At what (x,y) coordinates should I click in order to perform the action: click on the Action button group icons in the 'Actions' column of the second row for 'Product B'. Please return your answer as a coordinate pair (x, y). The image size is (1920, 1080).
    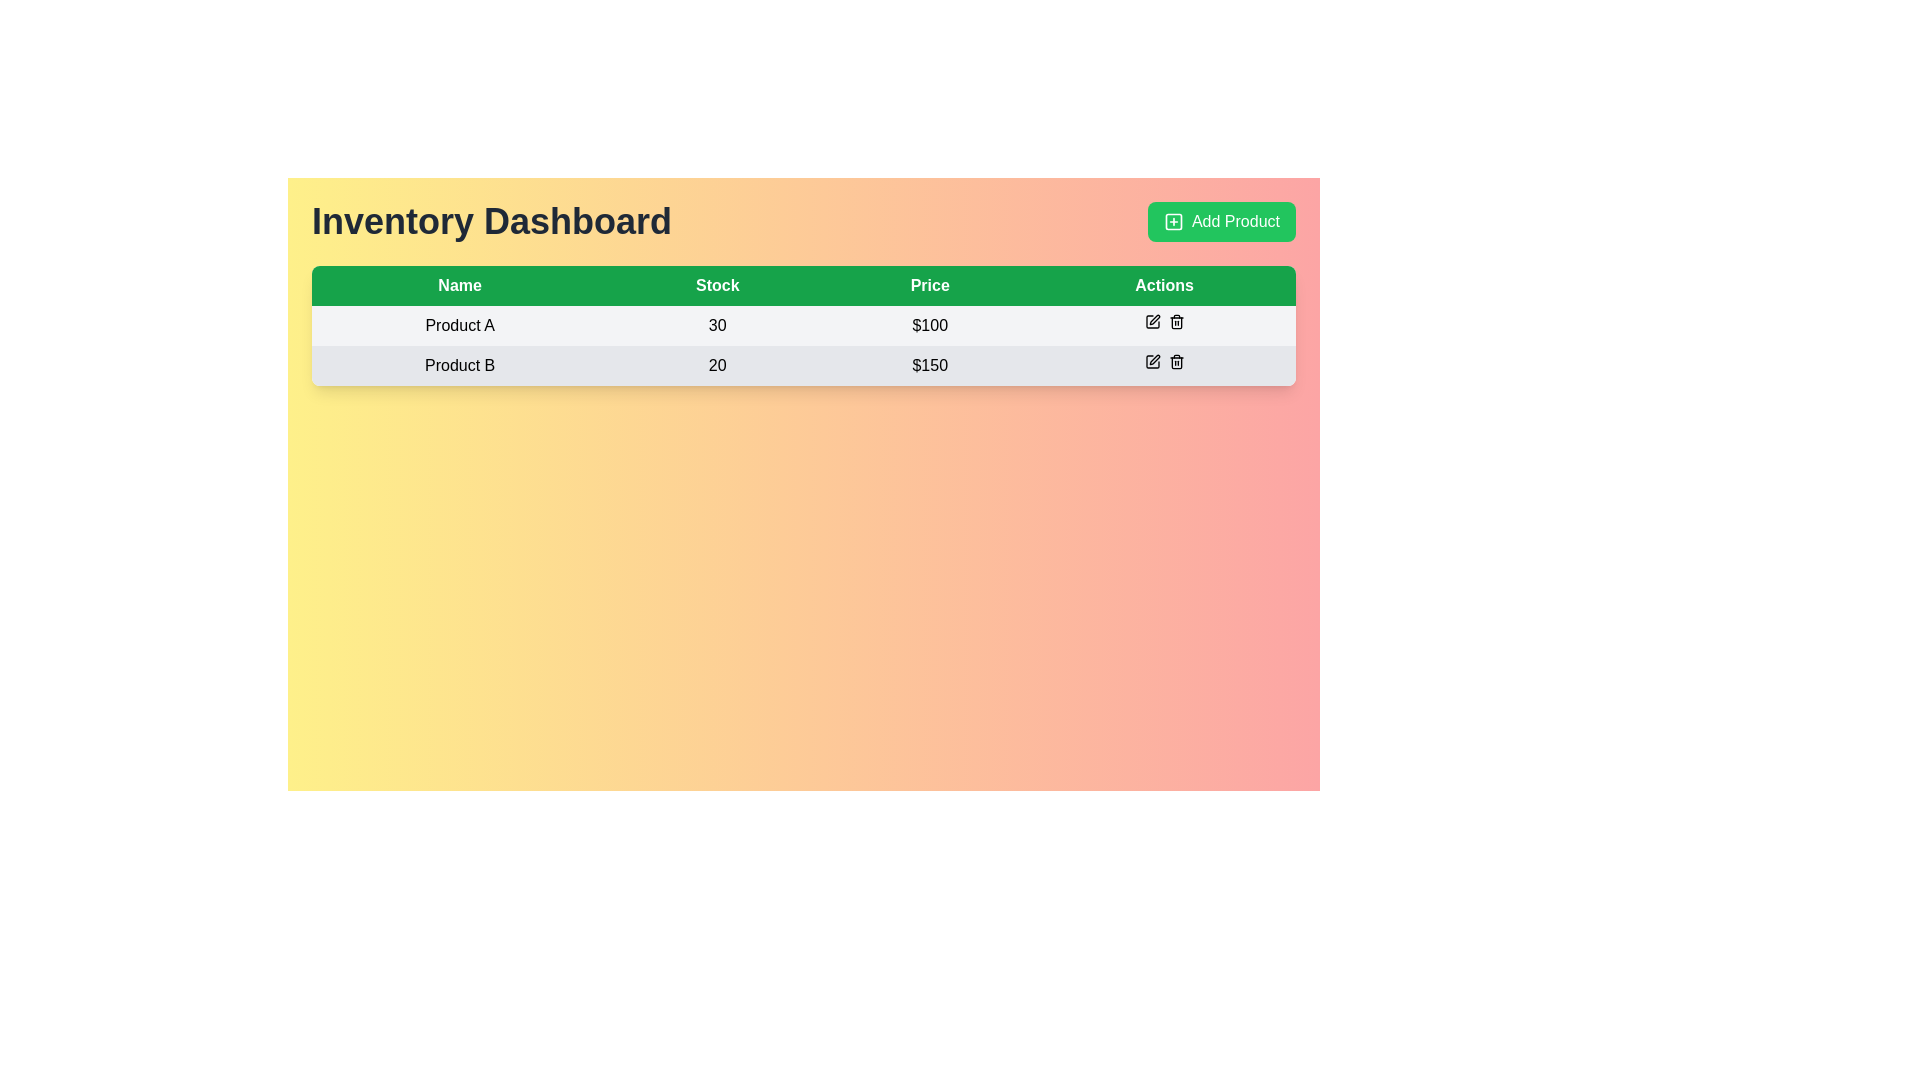
    Looking at the image, I should click on (1164, 362).